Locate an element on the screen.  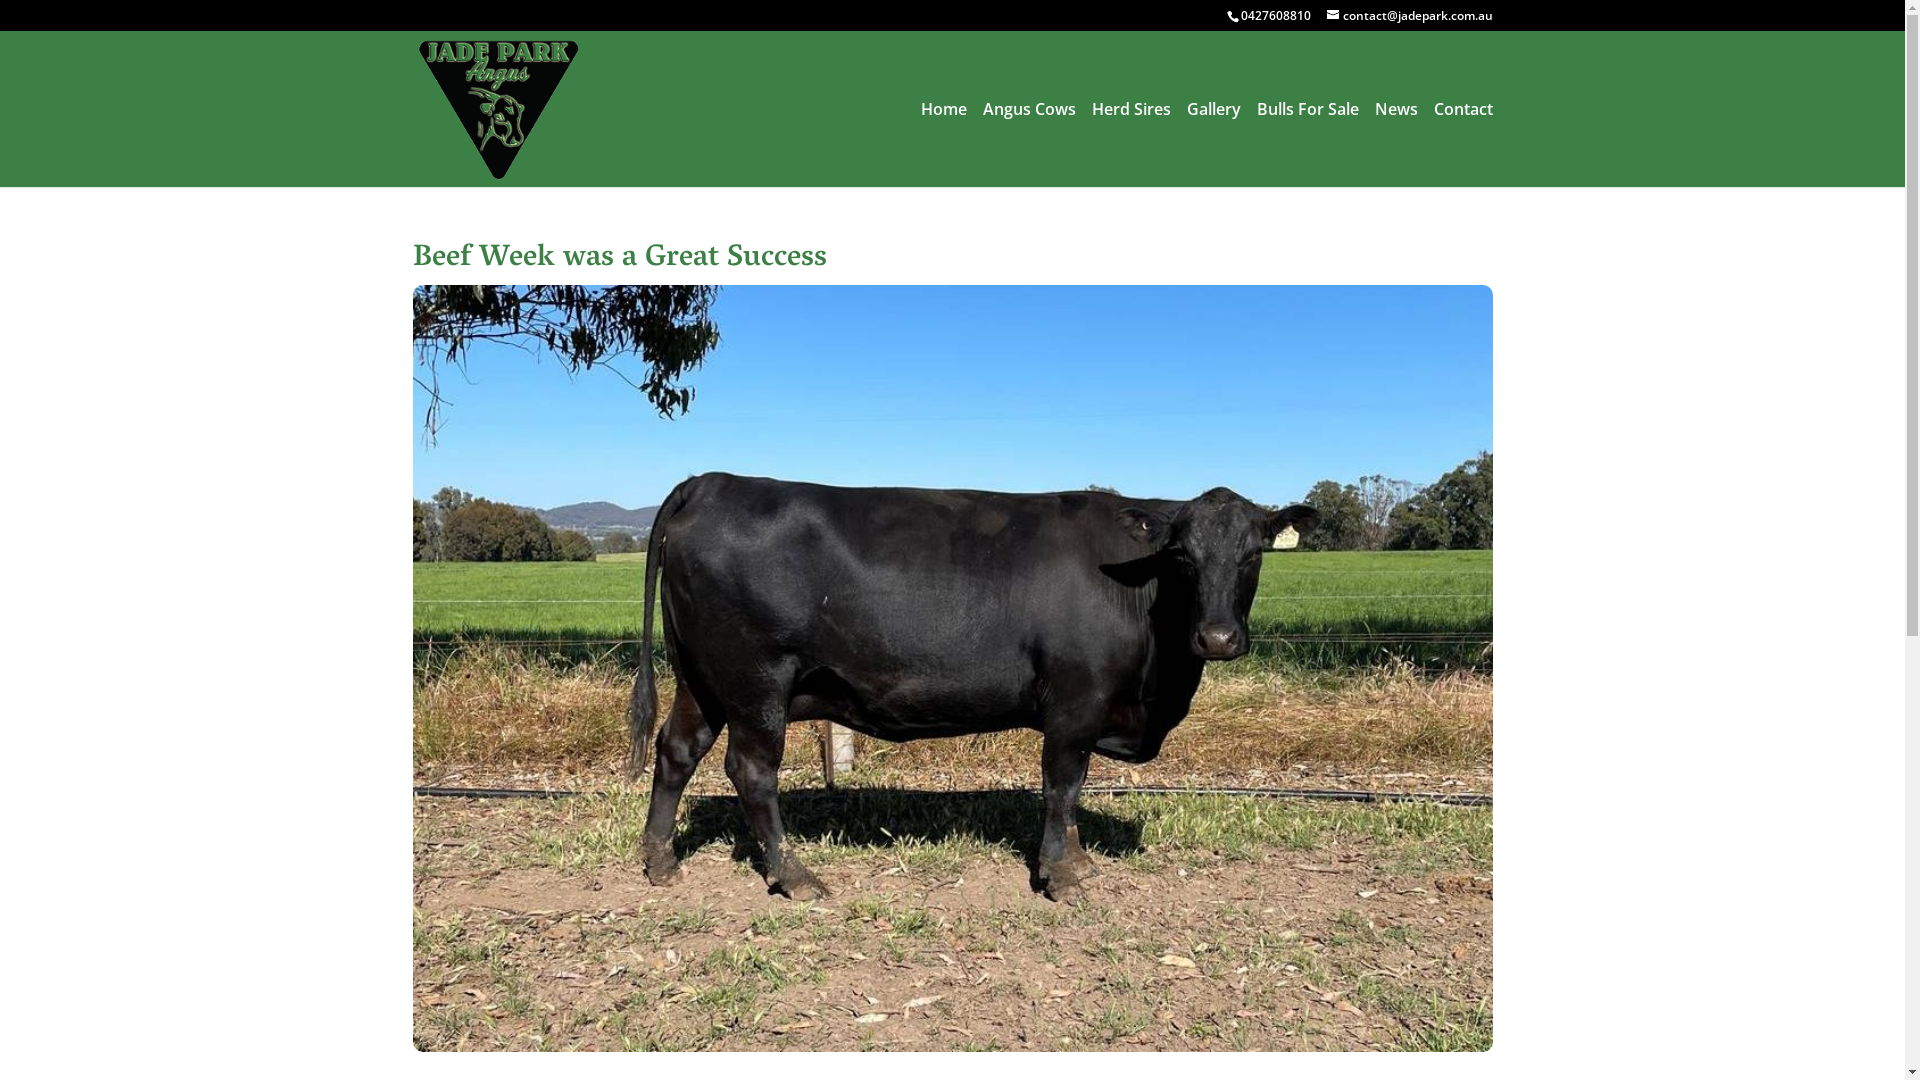
'contact@jadepark.com.au' is located at coordinates (1408, 15).